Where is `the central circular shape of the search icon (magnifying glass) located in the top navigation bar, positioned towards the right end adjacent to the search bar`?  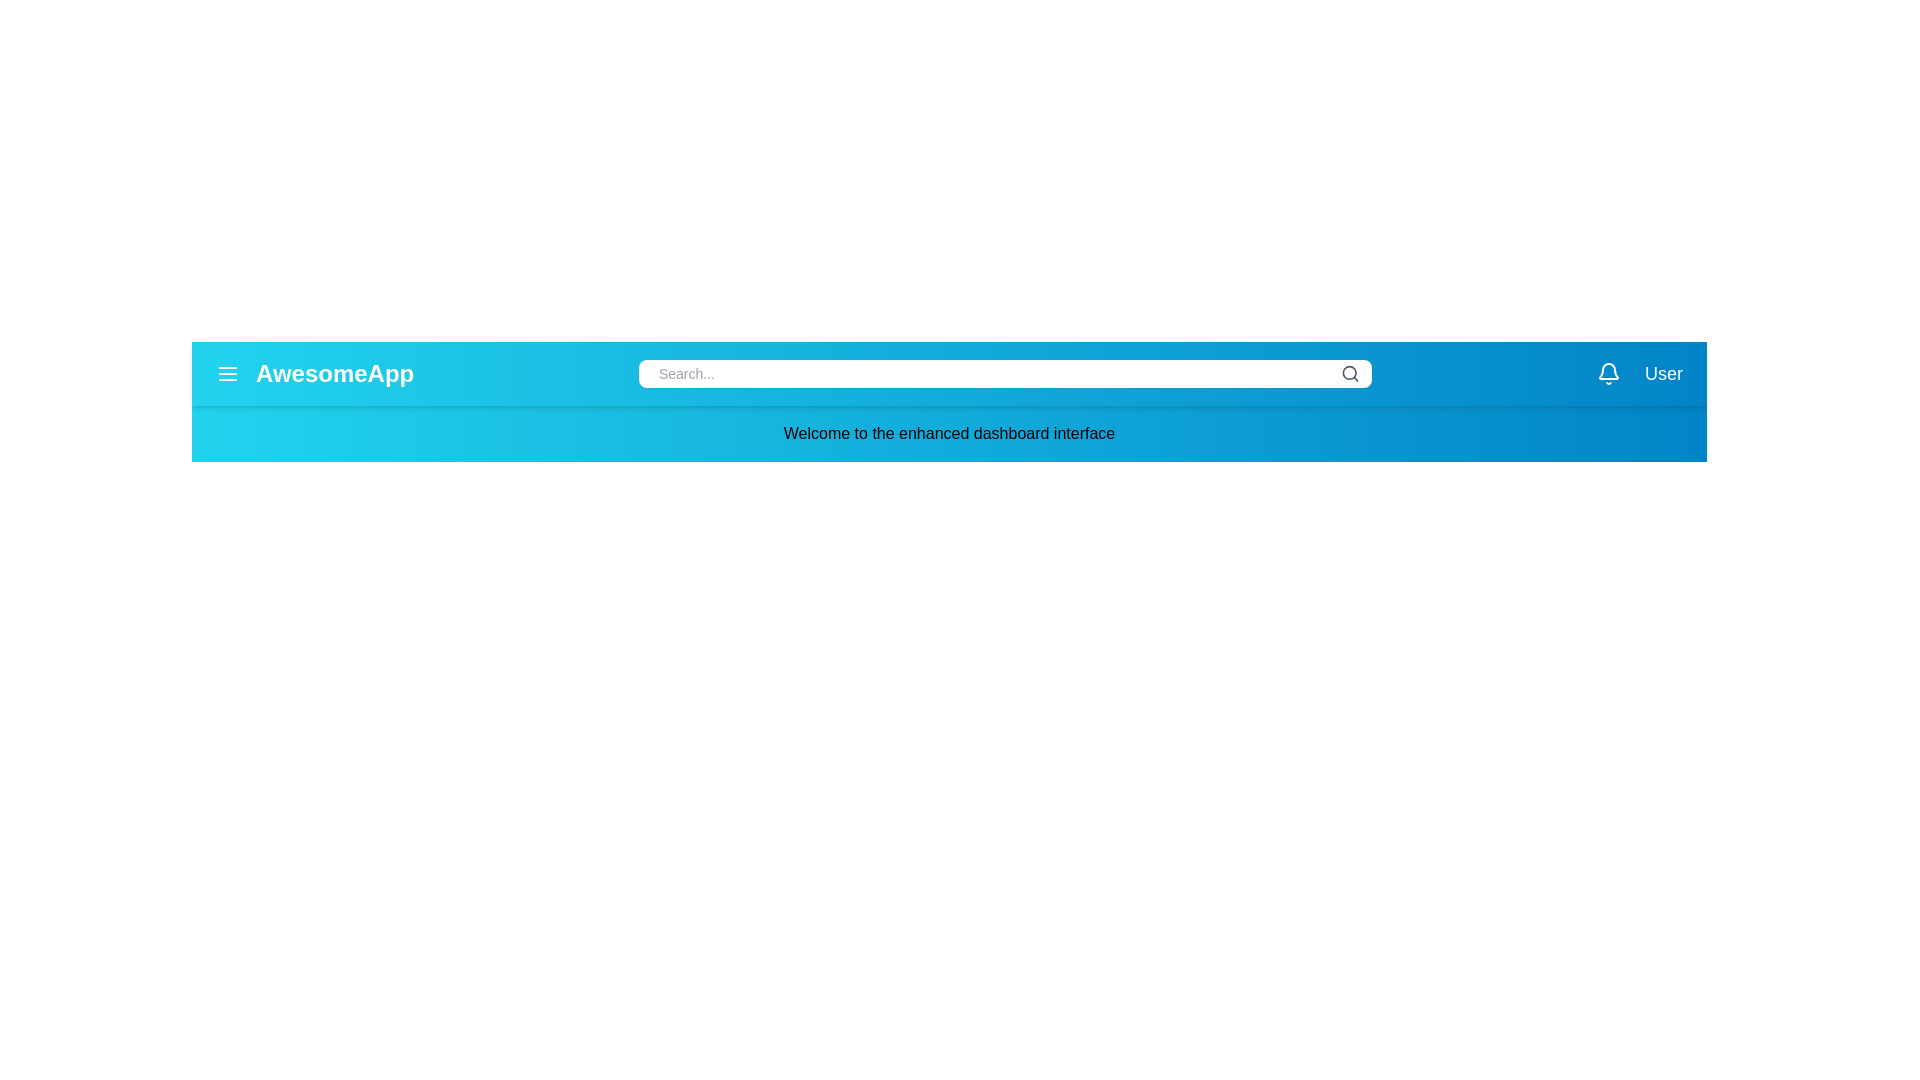 the central circular shape of the search icon (magnifying glass) located in the top navigation bar, positioned towards the right end adjacent to the search bar is located at coordinates (1349, 373).